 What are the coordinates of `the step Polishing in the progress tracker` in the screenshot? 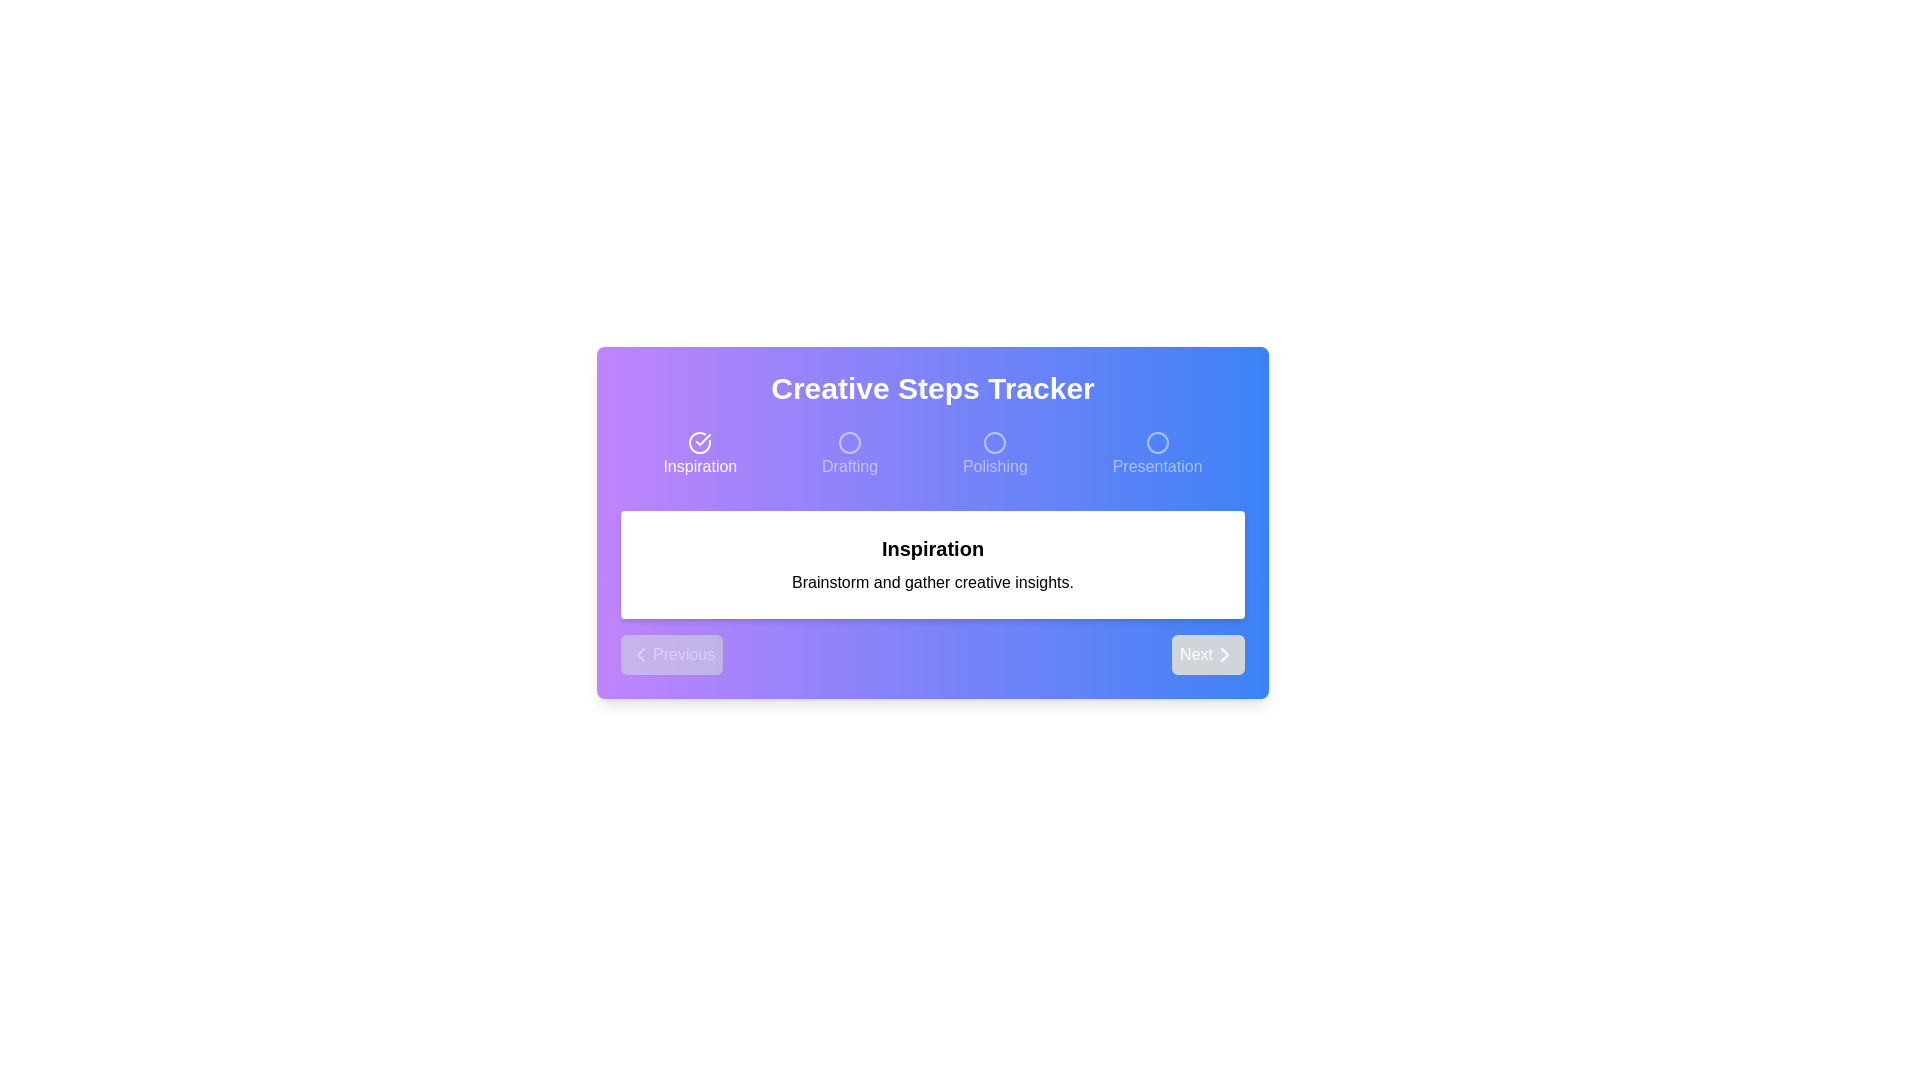 It's located at (994, 455).